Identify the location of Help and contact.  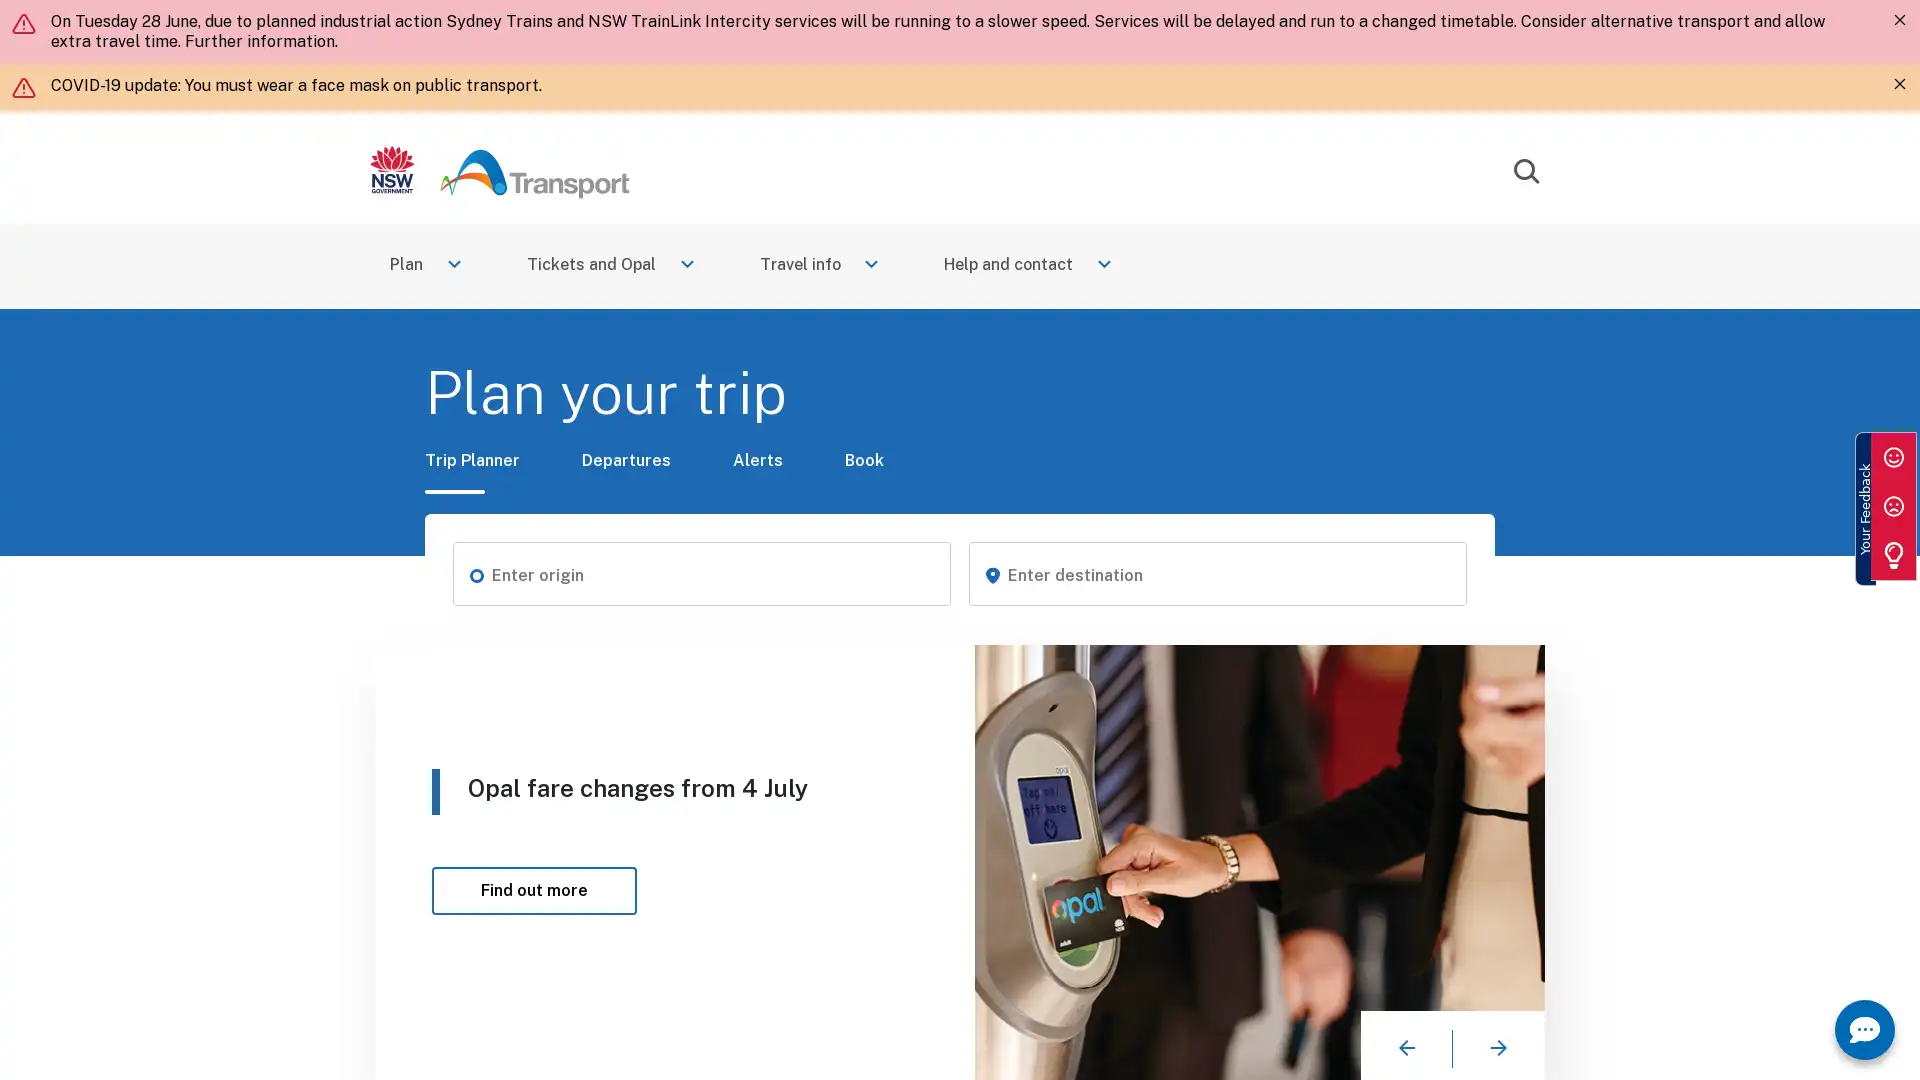
(1030, 265).